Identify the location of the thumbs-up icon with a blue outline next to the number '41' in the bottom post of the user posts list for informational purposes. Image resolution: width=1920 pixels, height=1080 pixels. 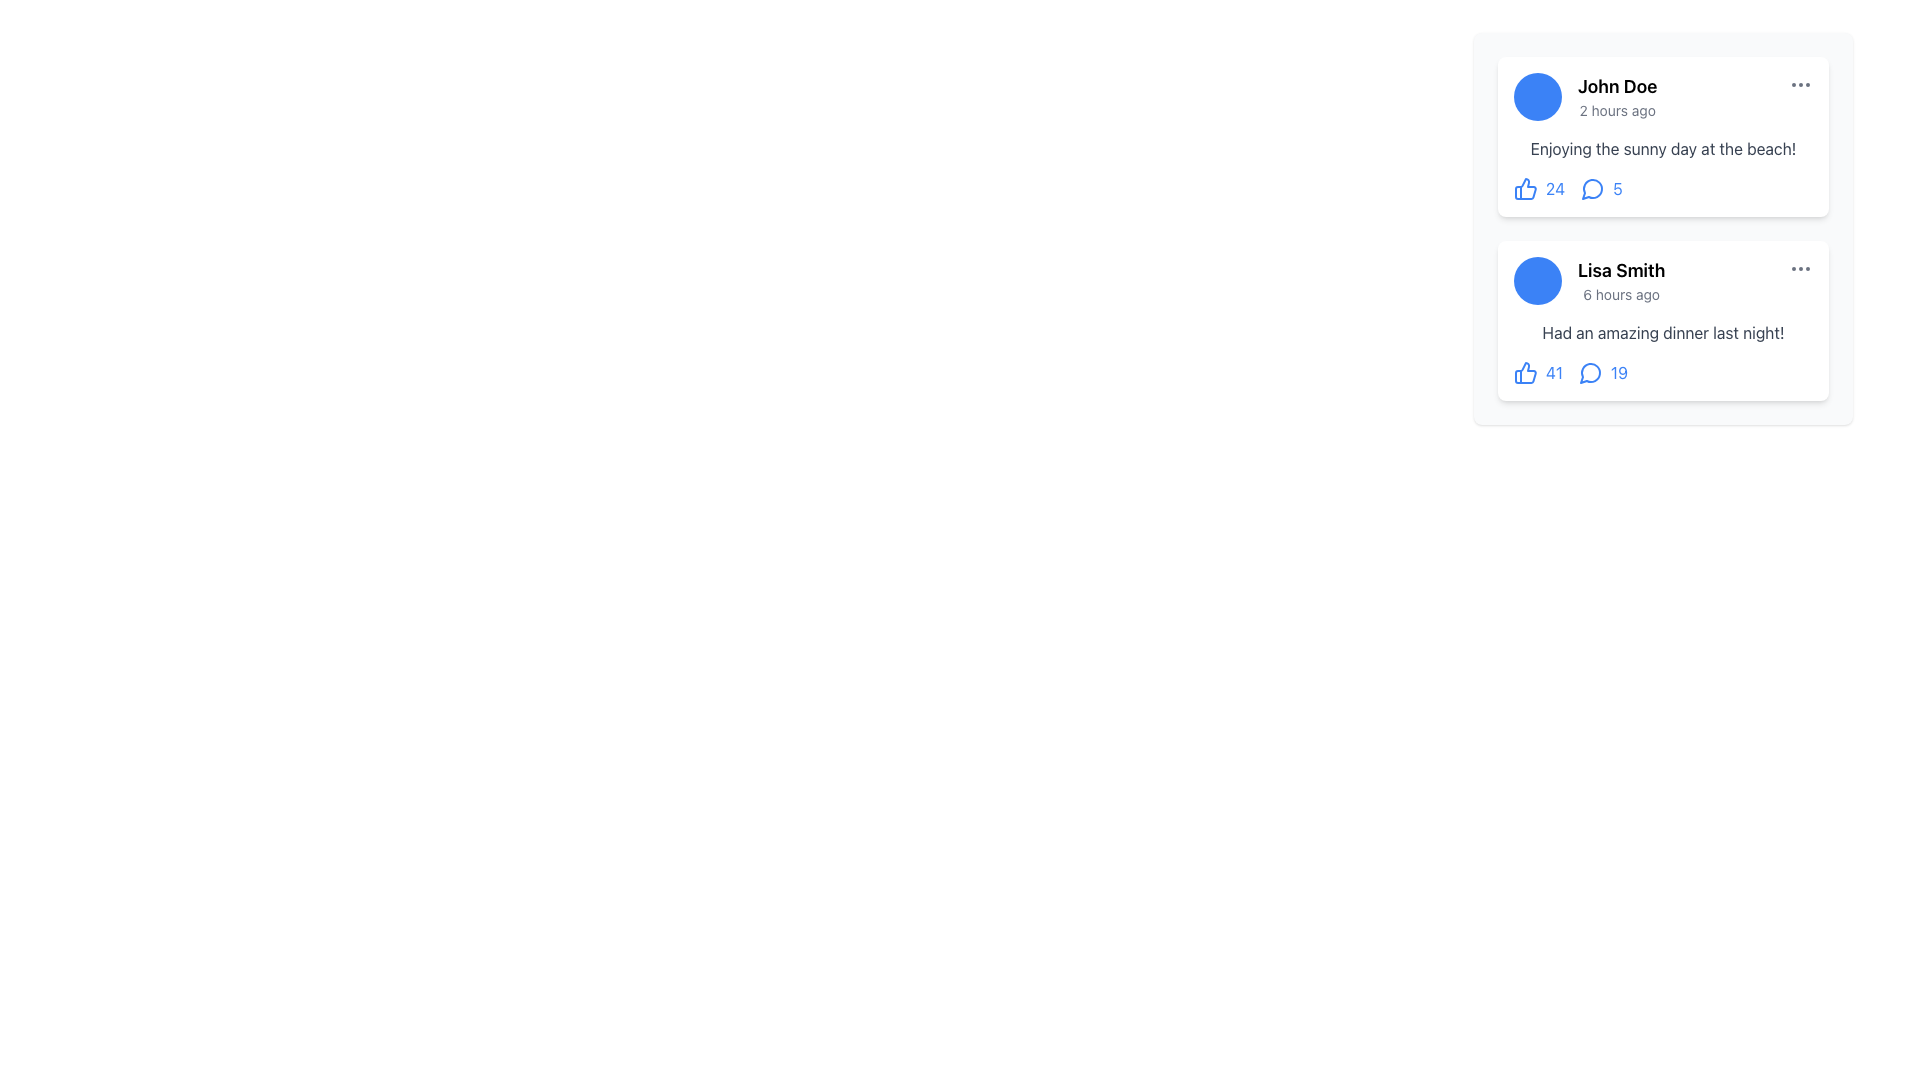
(1525, 373).